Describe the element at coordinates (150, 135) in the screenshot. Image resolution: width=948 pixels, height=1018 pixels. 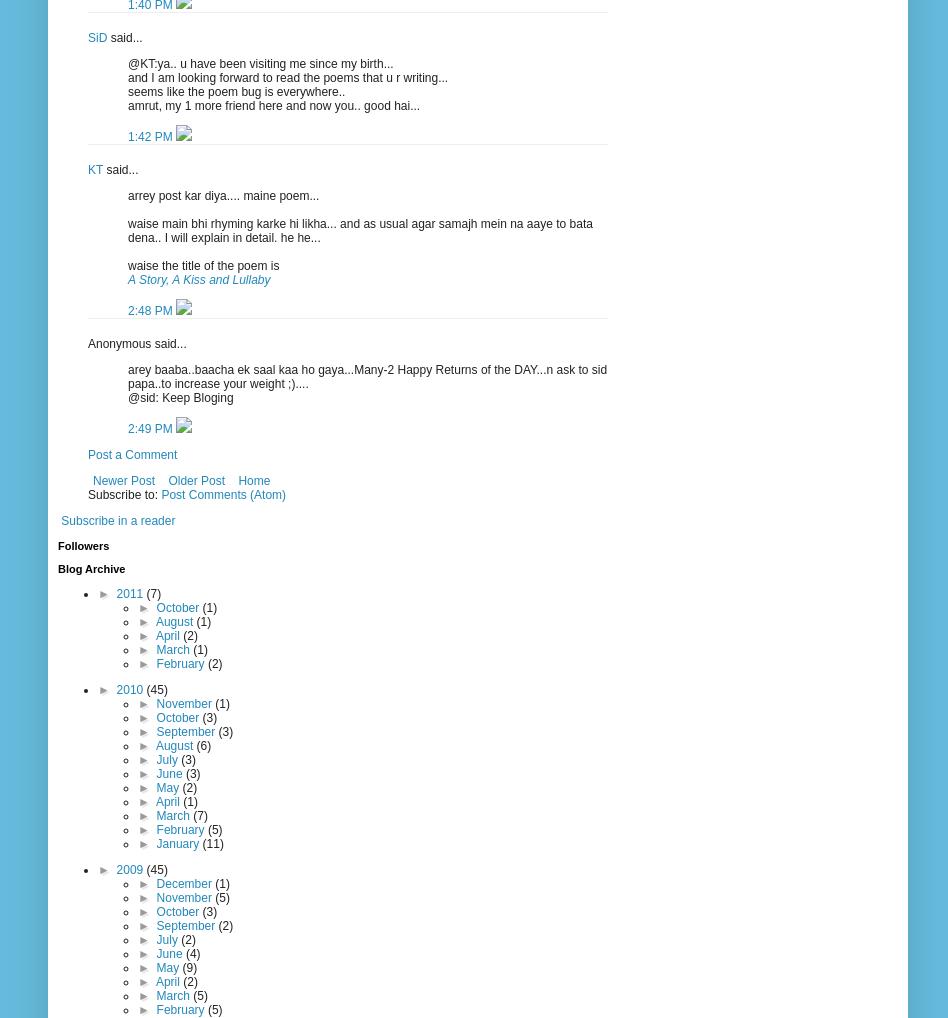
I see `'1:42 PM'` at that location.